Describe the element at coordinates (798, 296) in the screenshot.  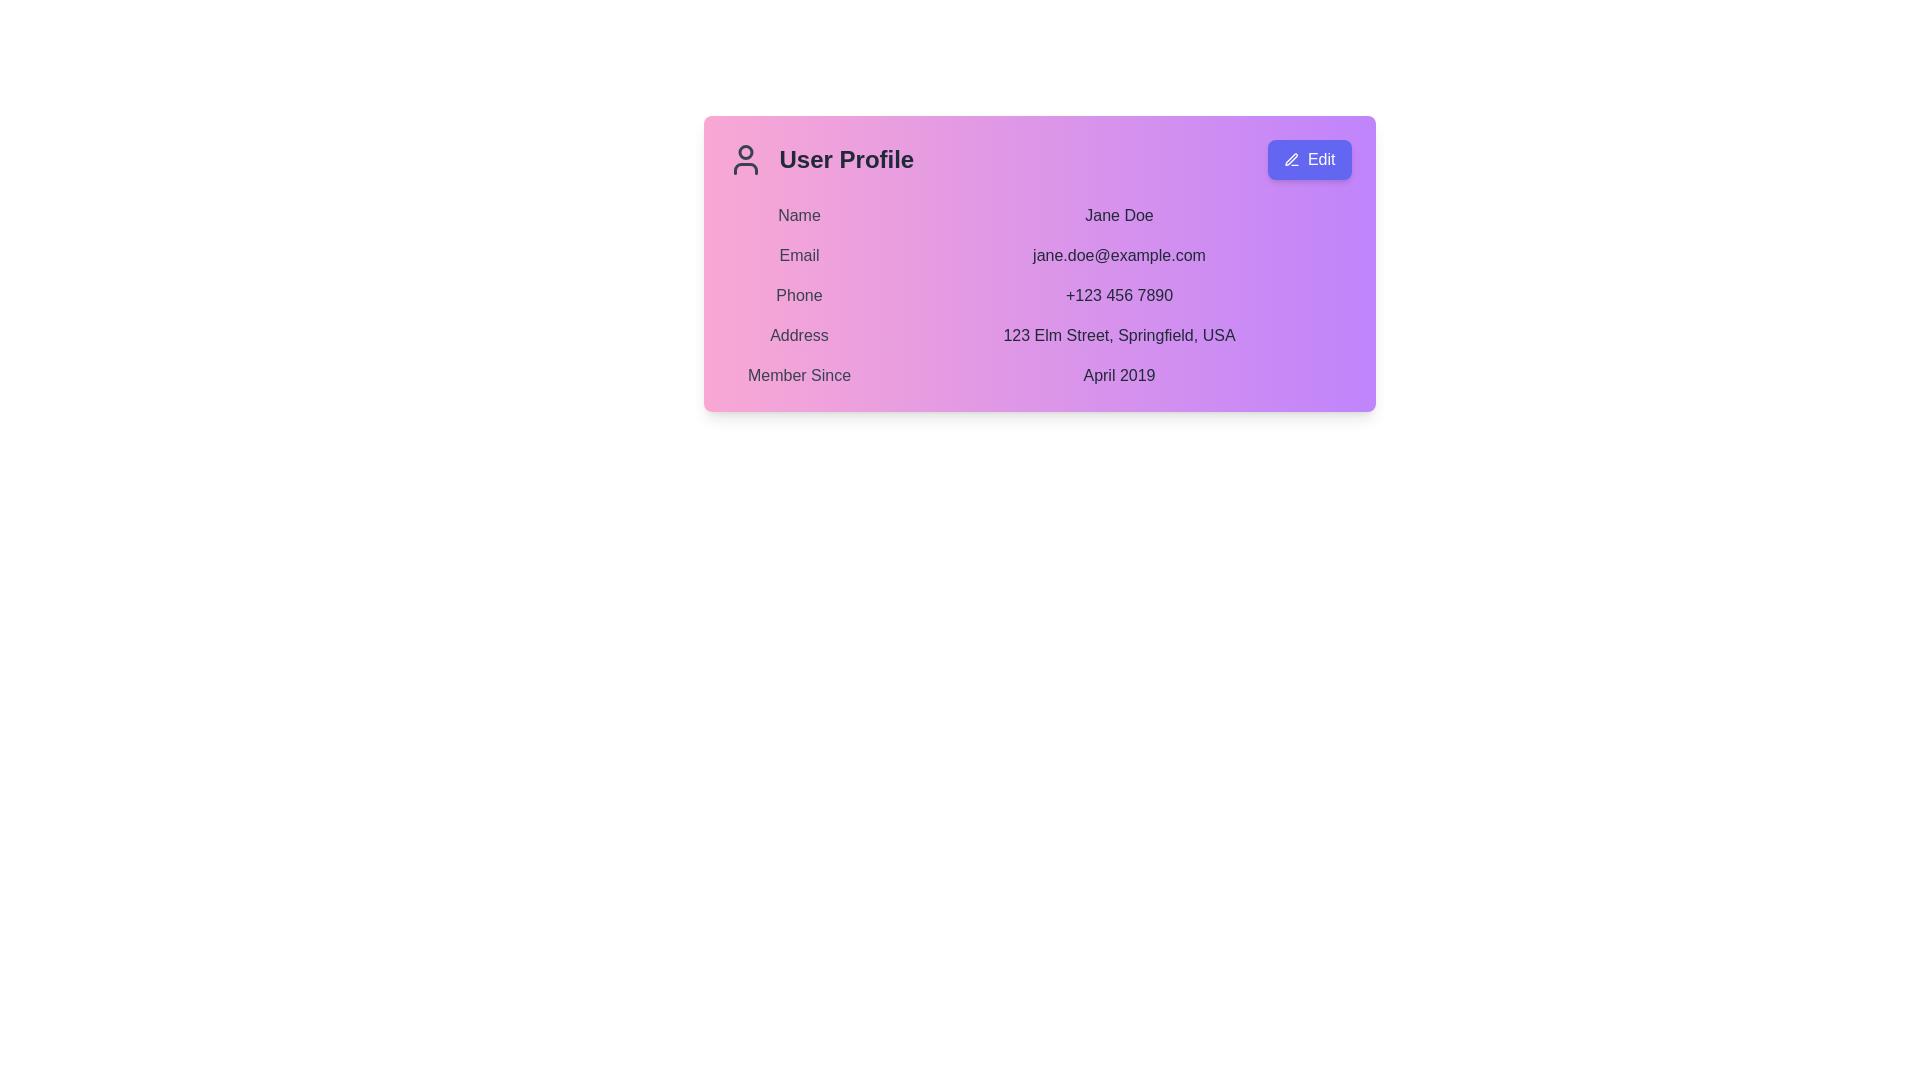
I see `the static text label that identifies the phone number in the profile card's grid, located in the third row and aligned to the left` at that location.